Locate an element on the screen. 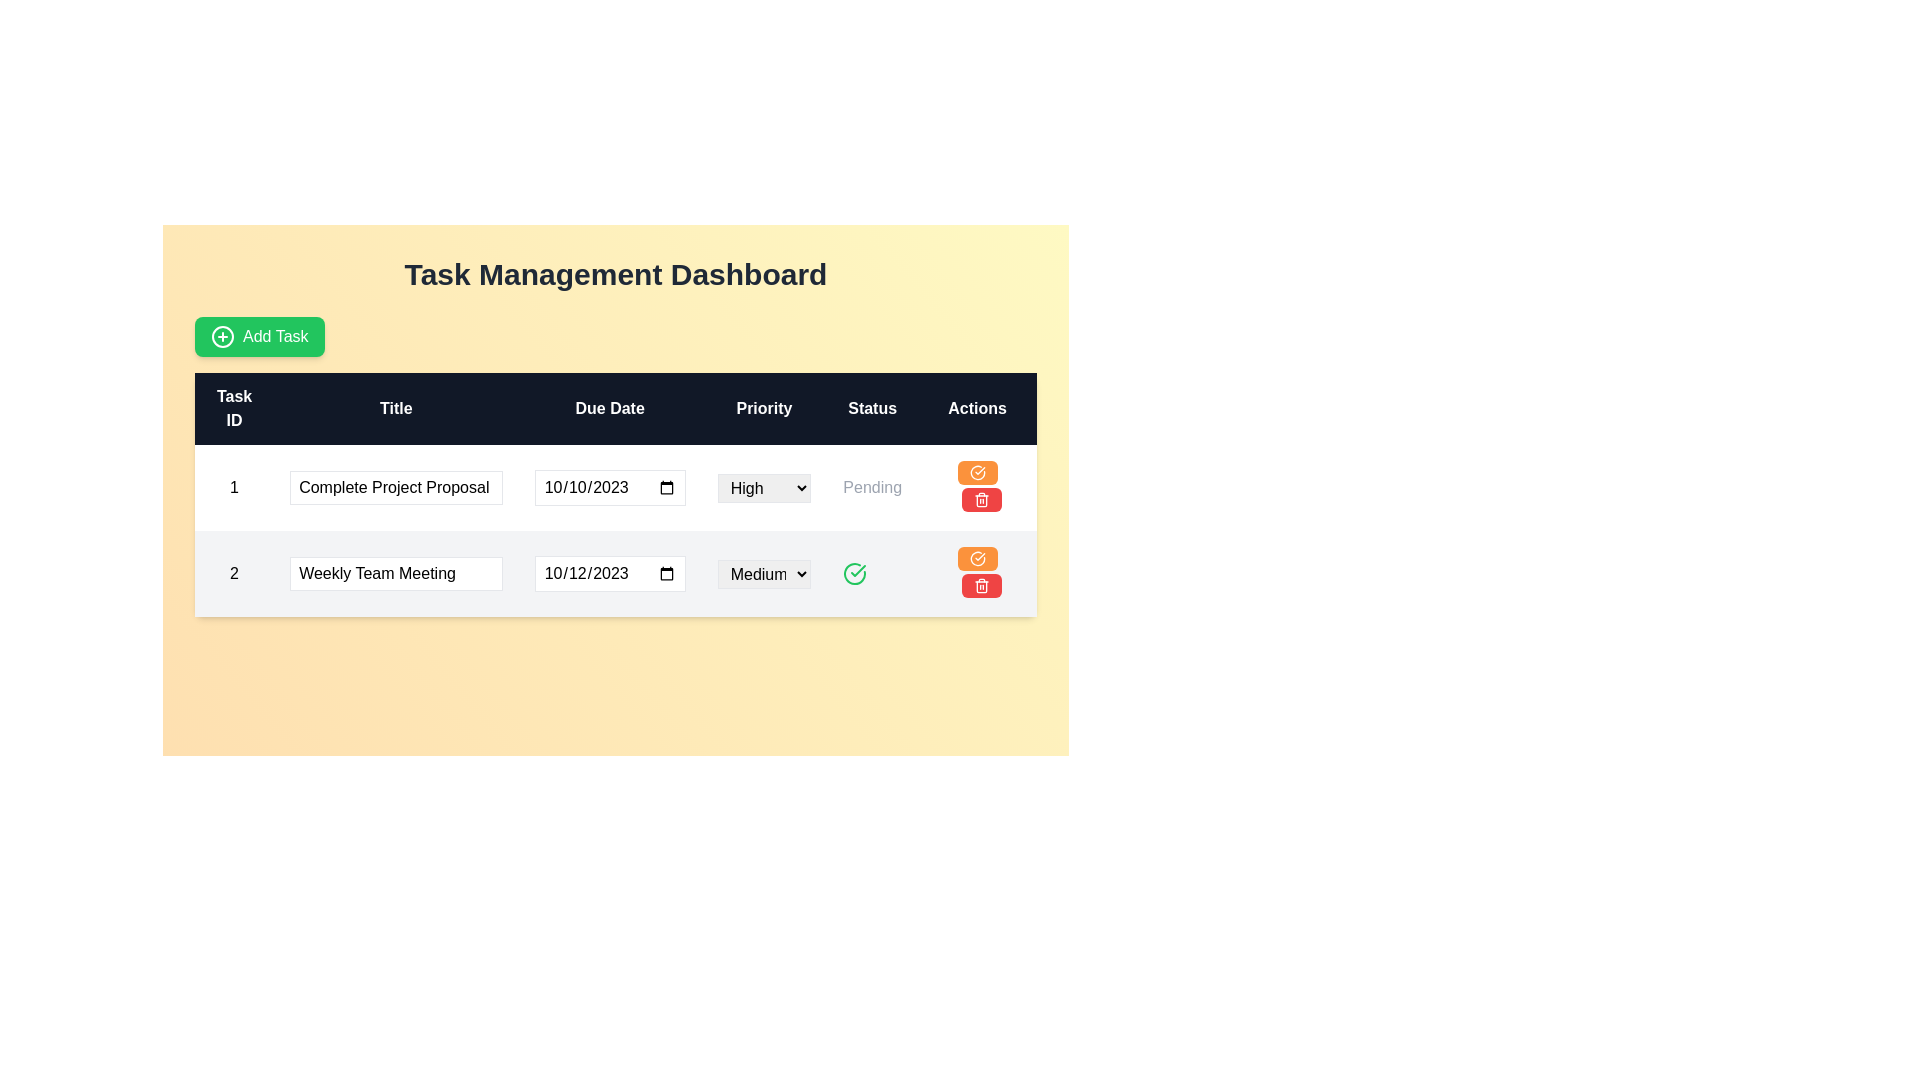 This screenshot has width=1920, height=1080. the Header or Title that displays 'Task Management Dashboard', which is a large, bold text element positioned at the top center of the interface is located at coordinates (614, 274).